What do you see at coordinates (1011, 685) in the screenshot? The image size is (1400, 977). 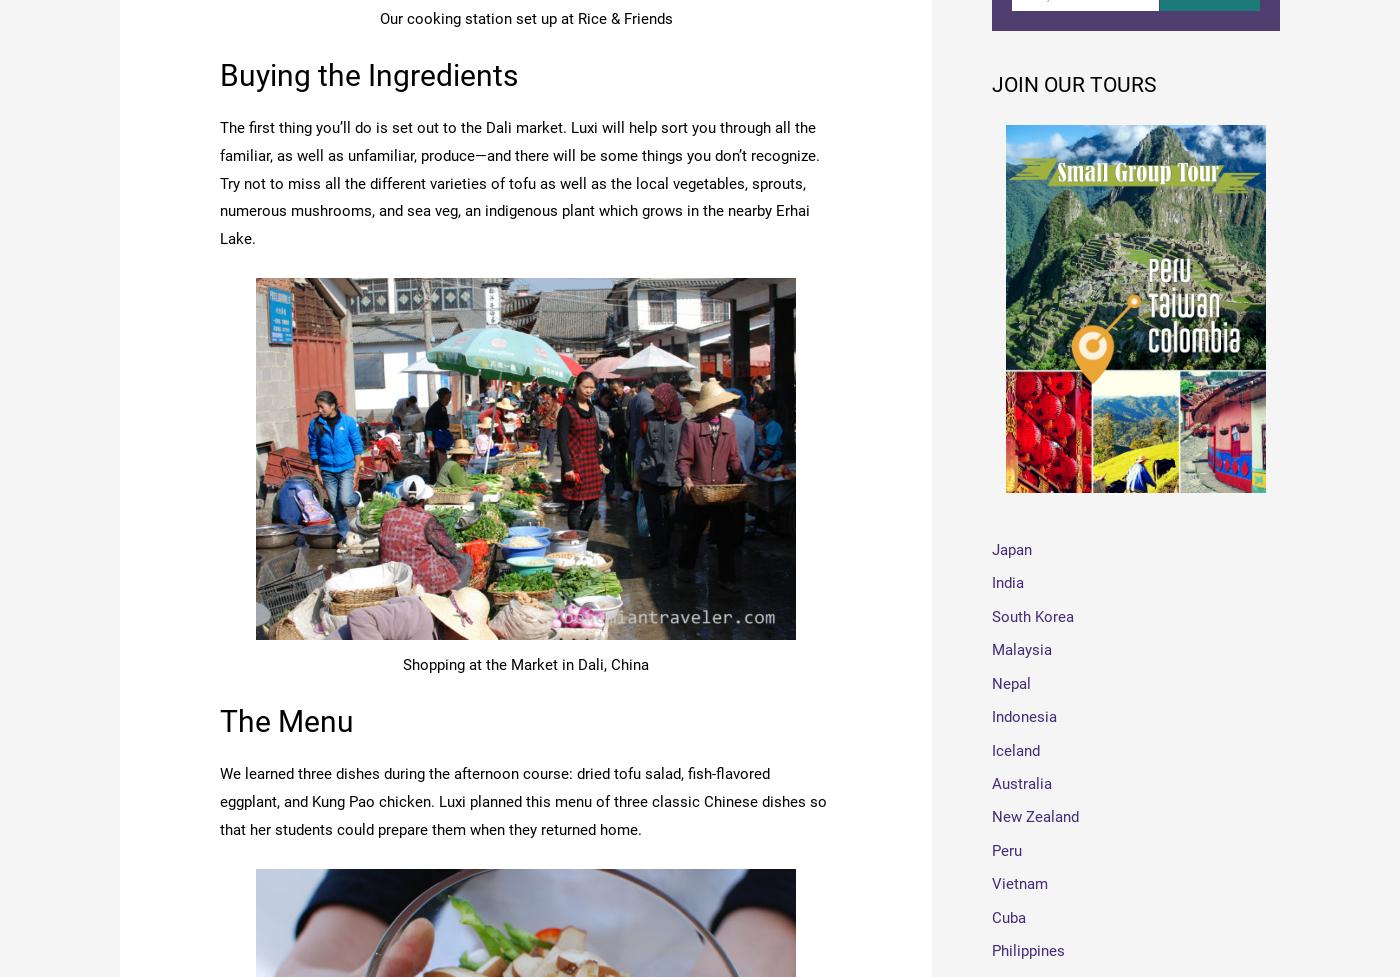 I see `'Nepal'` at bounding box center [1011, 685].